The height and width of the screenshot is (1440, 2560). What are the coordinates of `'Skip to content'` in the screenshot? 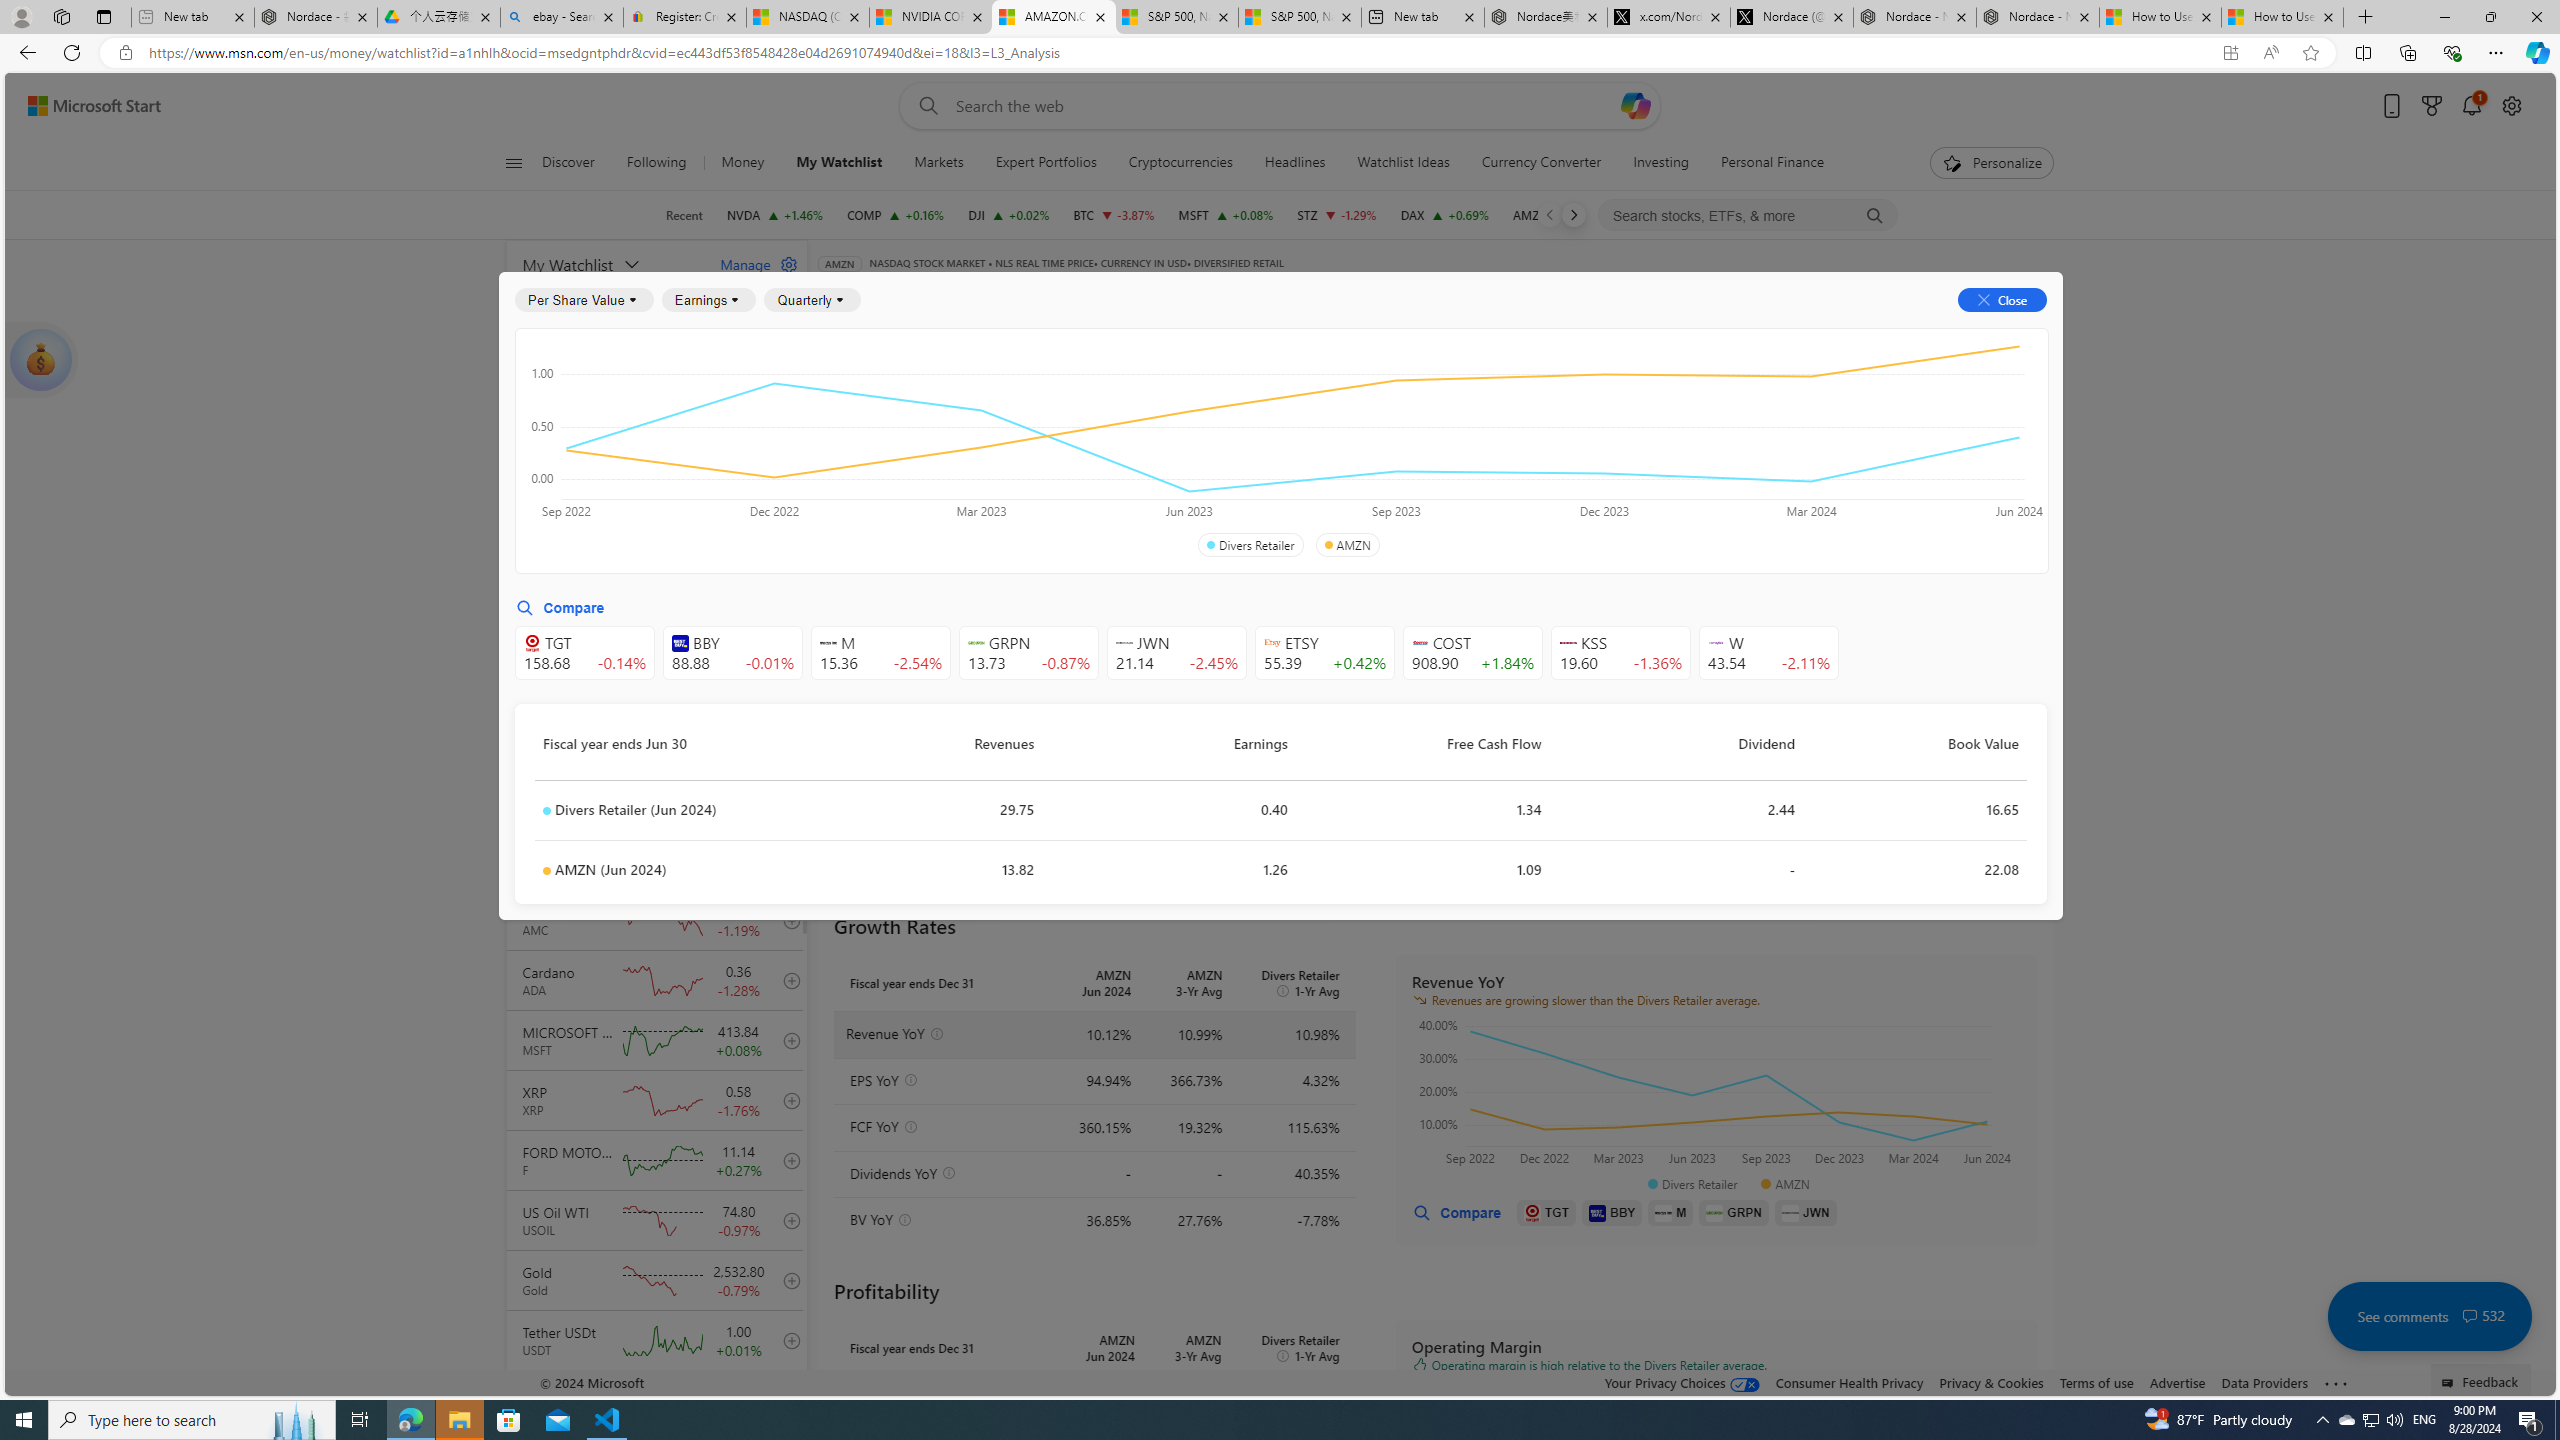 It's located at (86, 104).